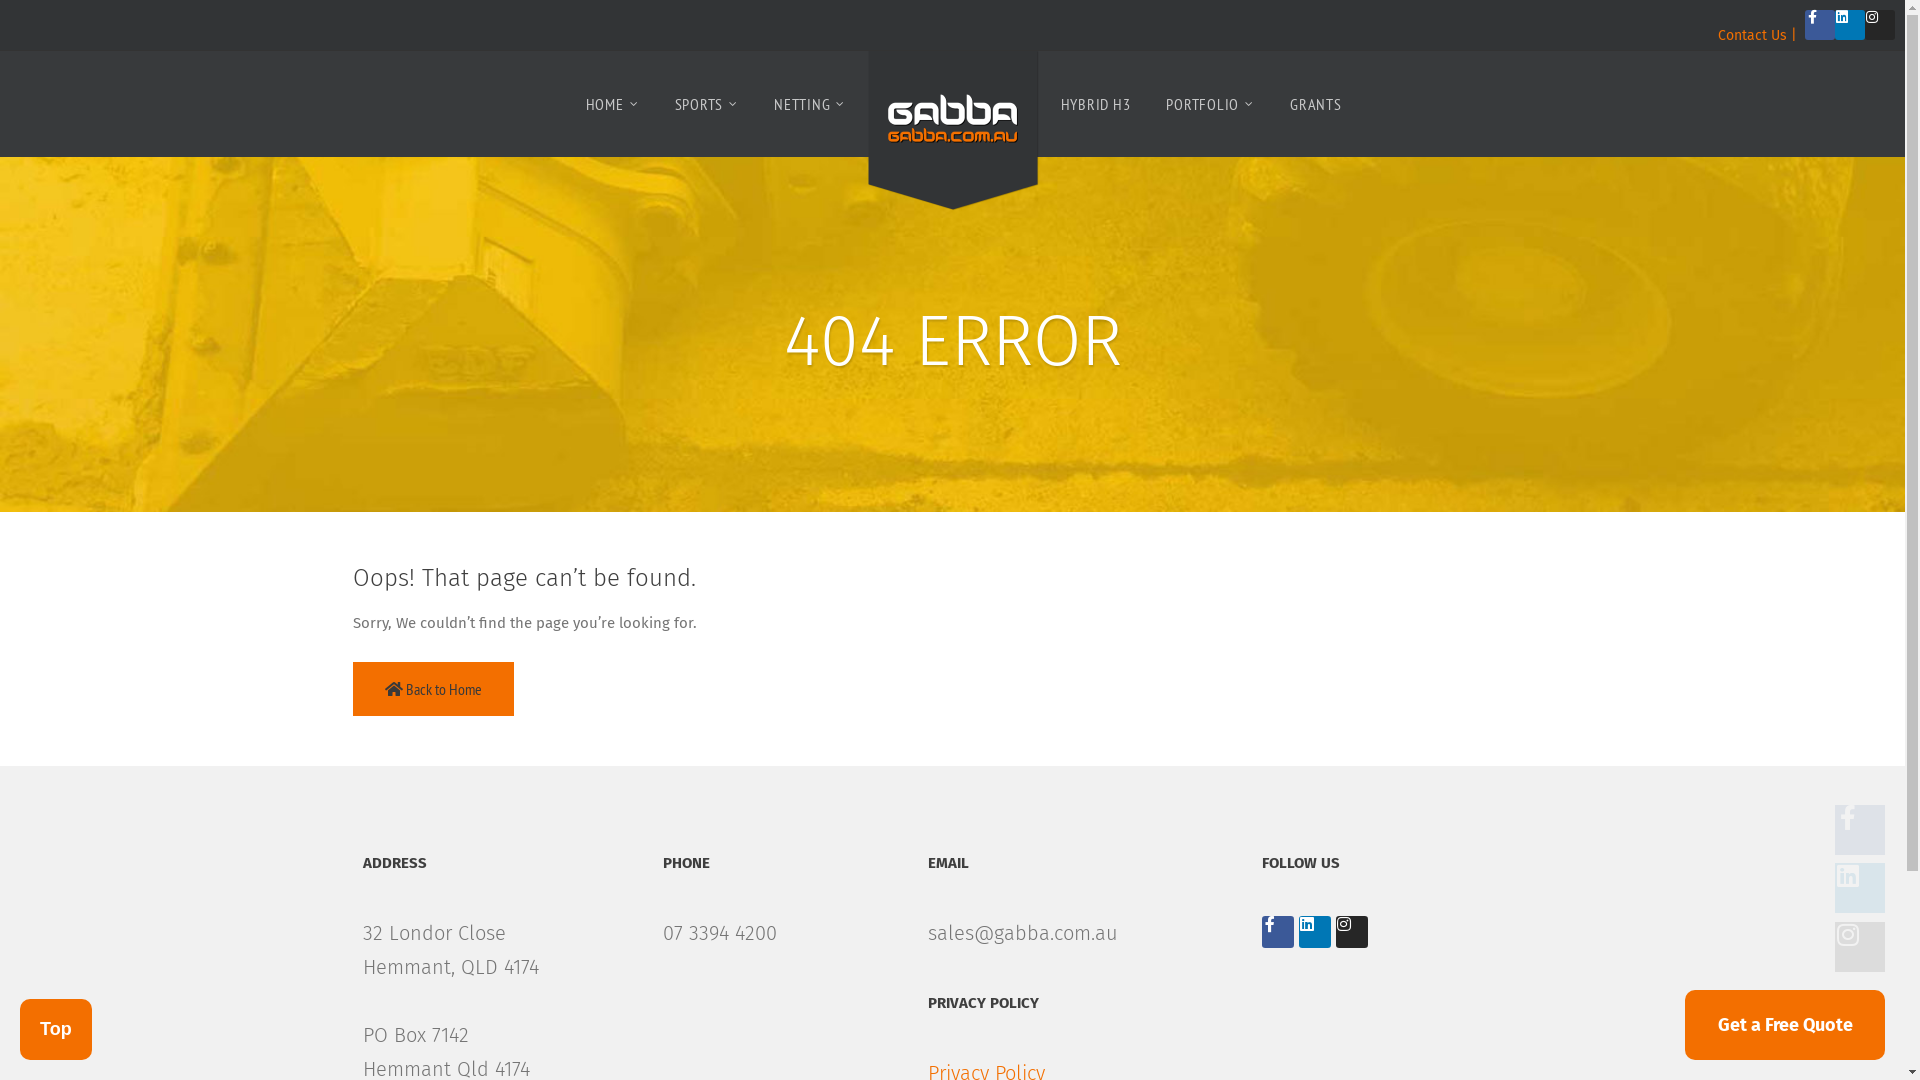 This screenshot has width=1920, height=1080. I want to click on 'Sports Netting and Surfaces', so click(950, 134).